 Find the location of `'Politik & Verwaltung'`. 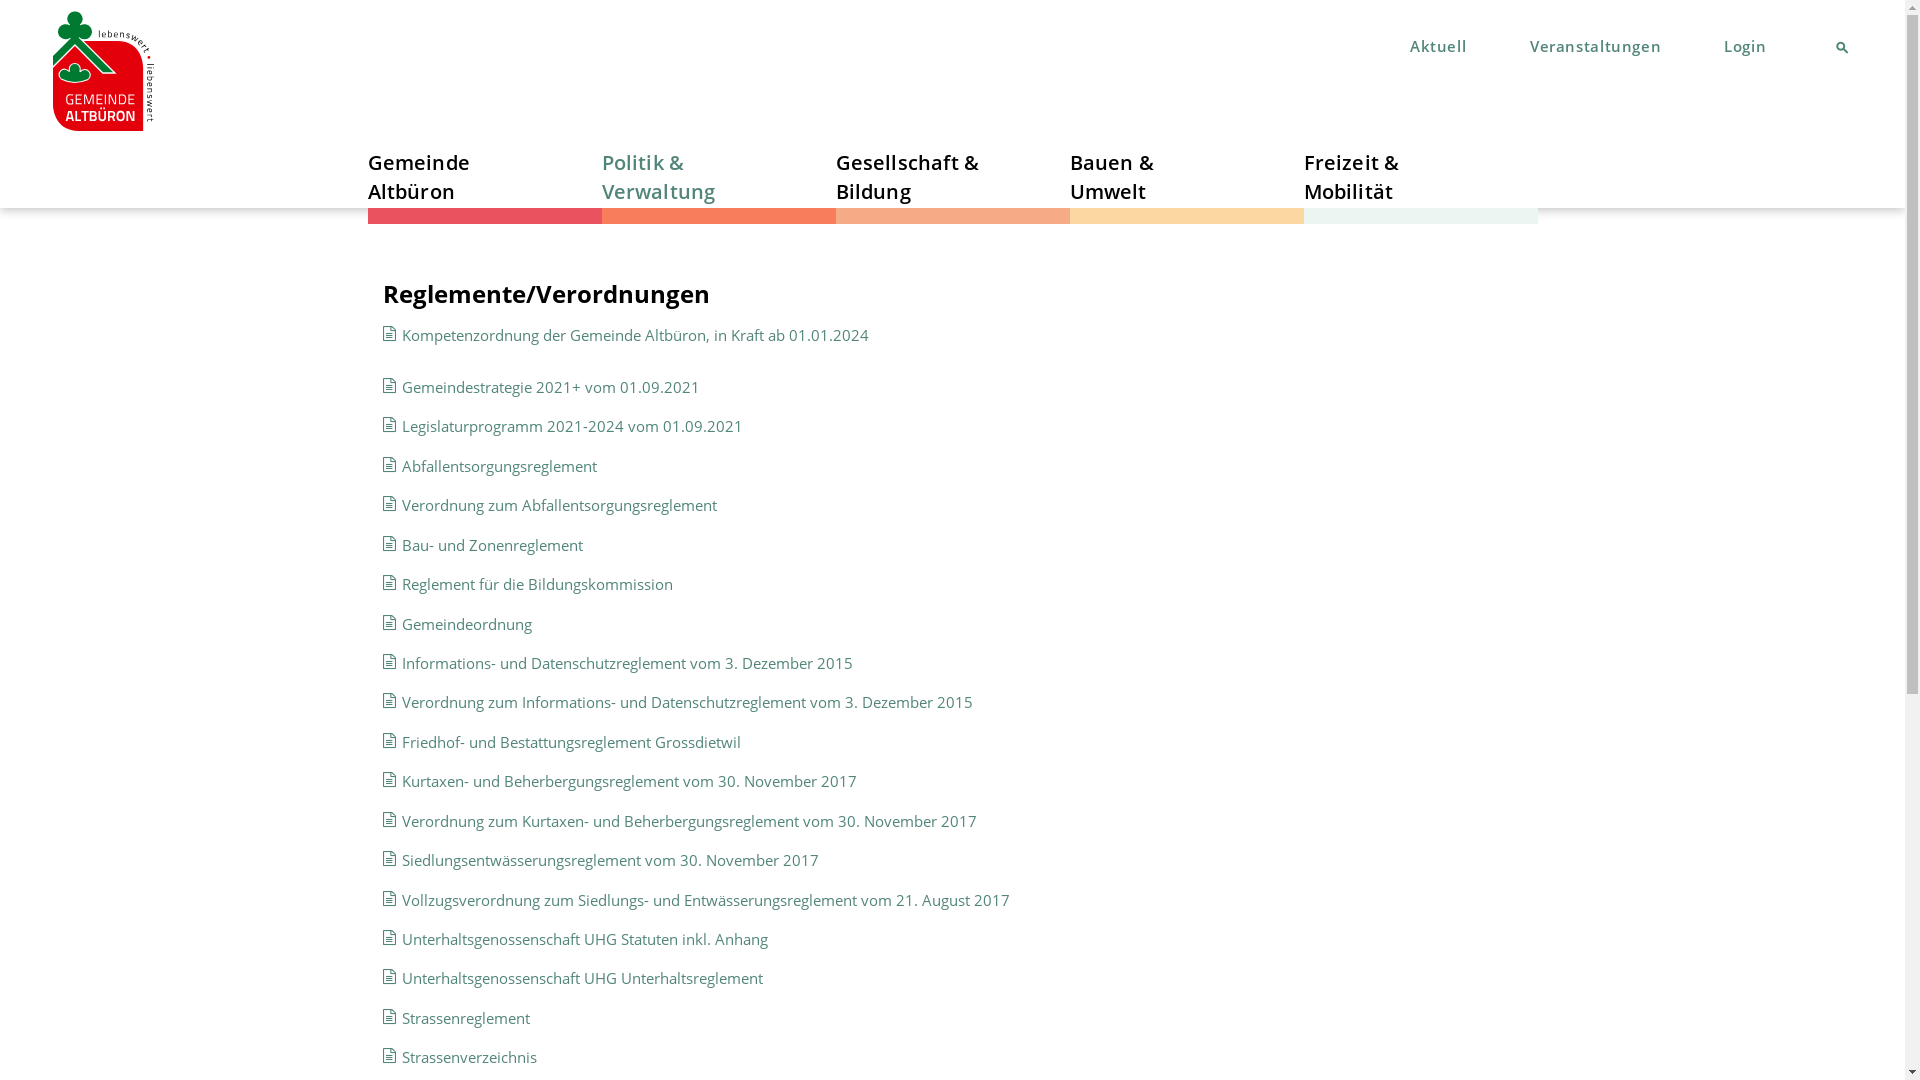

'Politik & Verwaltung' is located at coordinates (681, 175).